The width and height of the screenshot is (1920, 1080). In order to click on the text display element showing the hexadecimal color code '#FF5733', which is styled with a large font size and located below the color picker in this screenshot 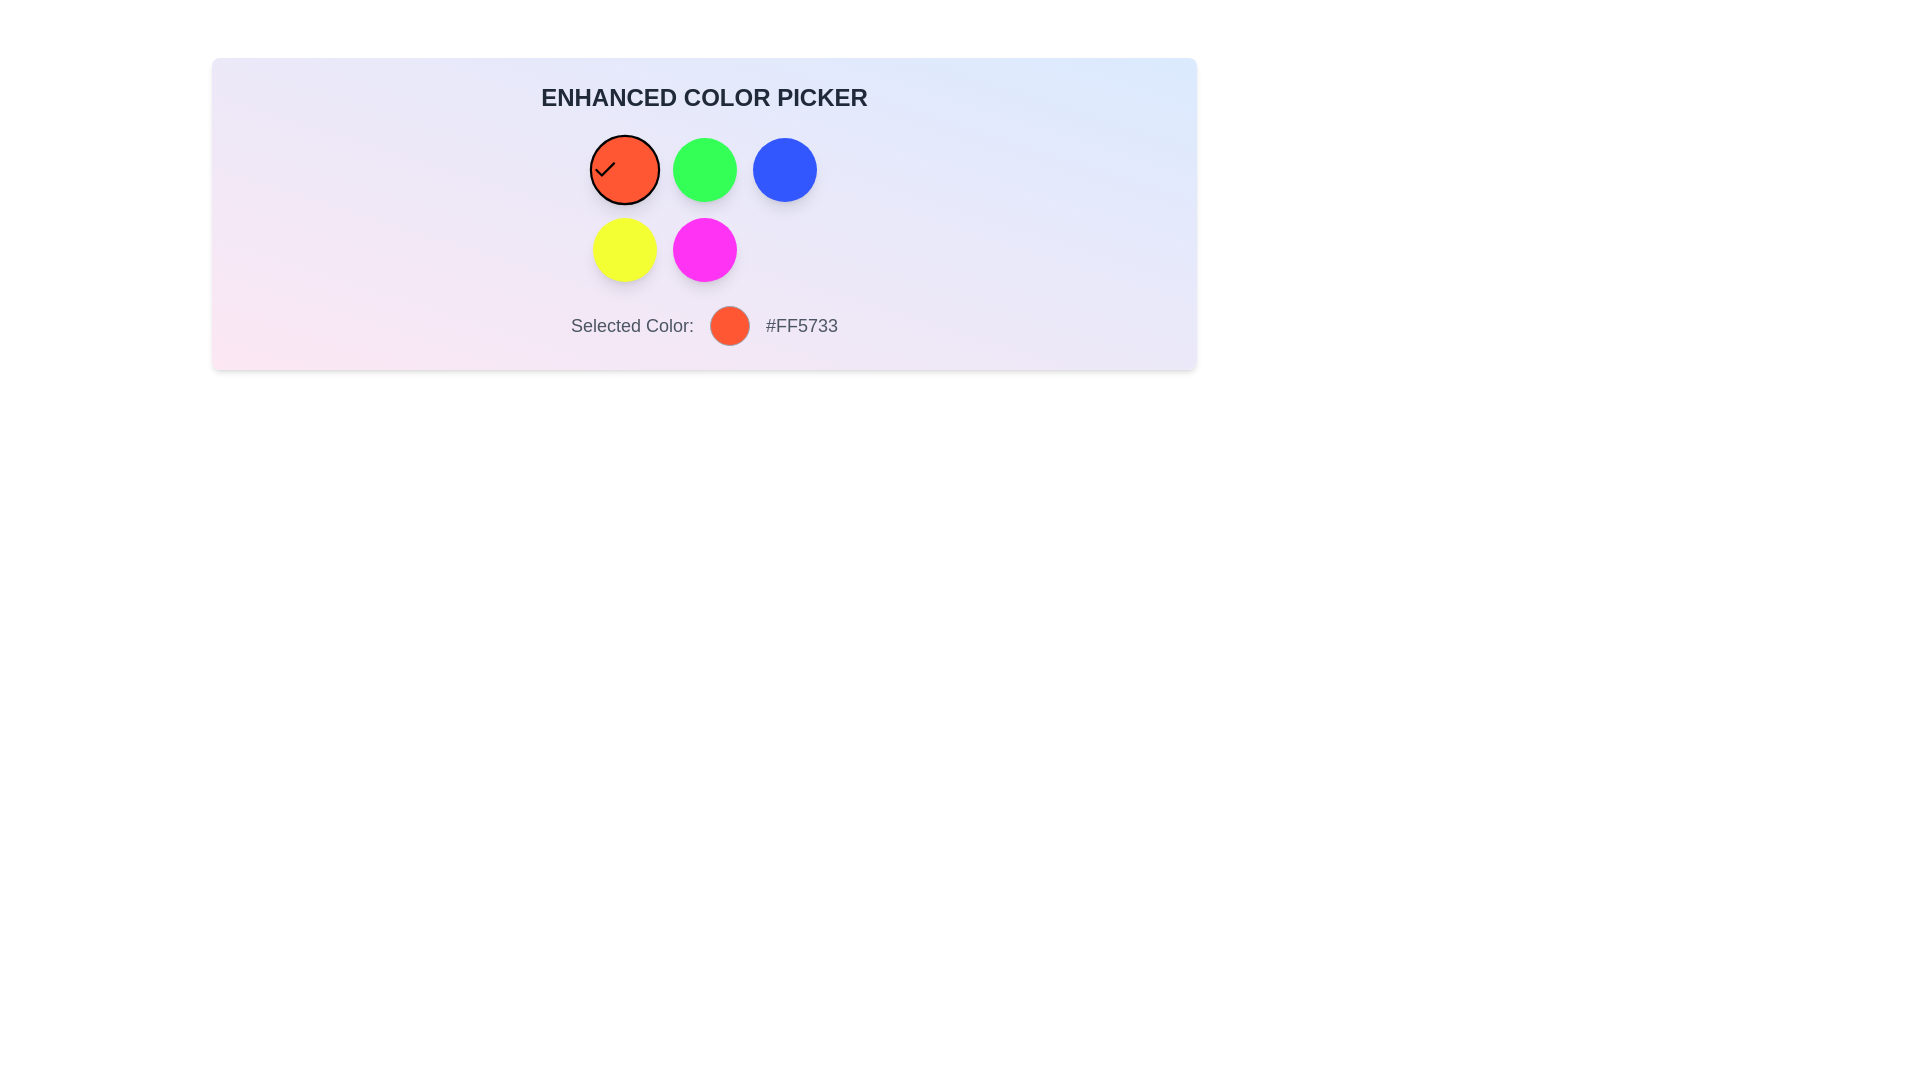, I will do `click(801, 325)`.